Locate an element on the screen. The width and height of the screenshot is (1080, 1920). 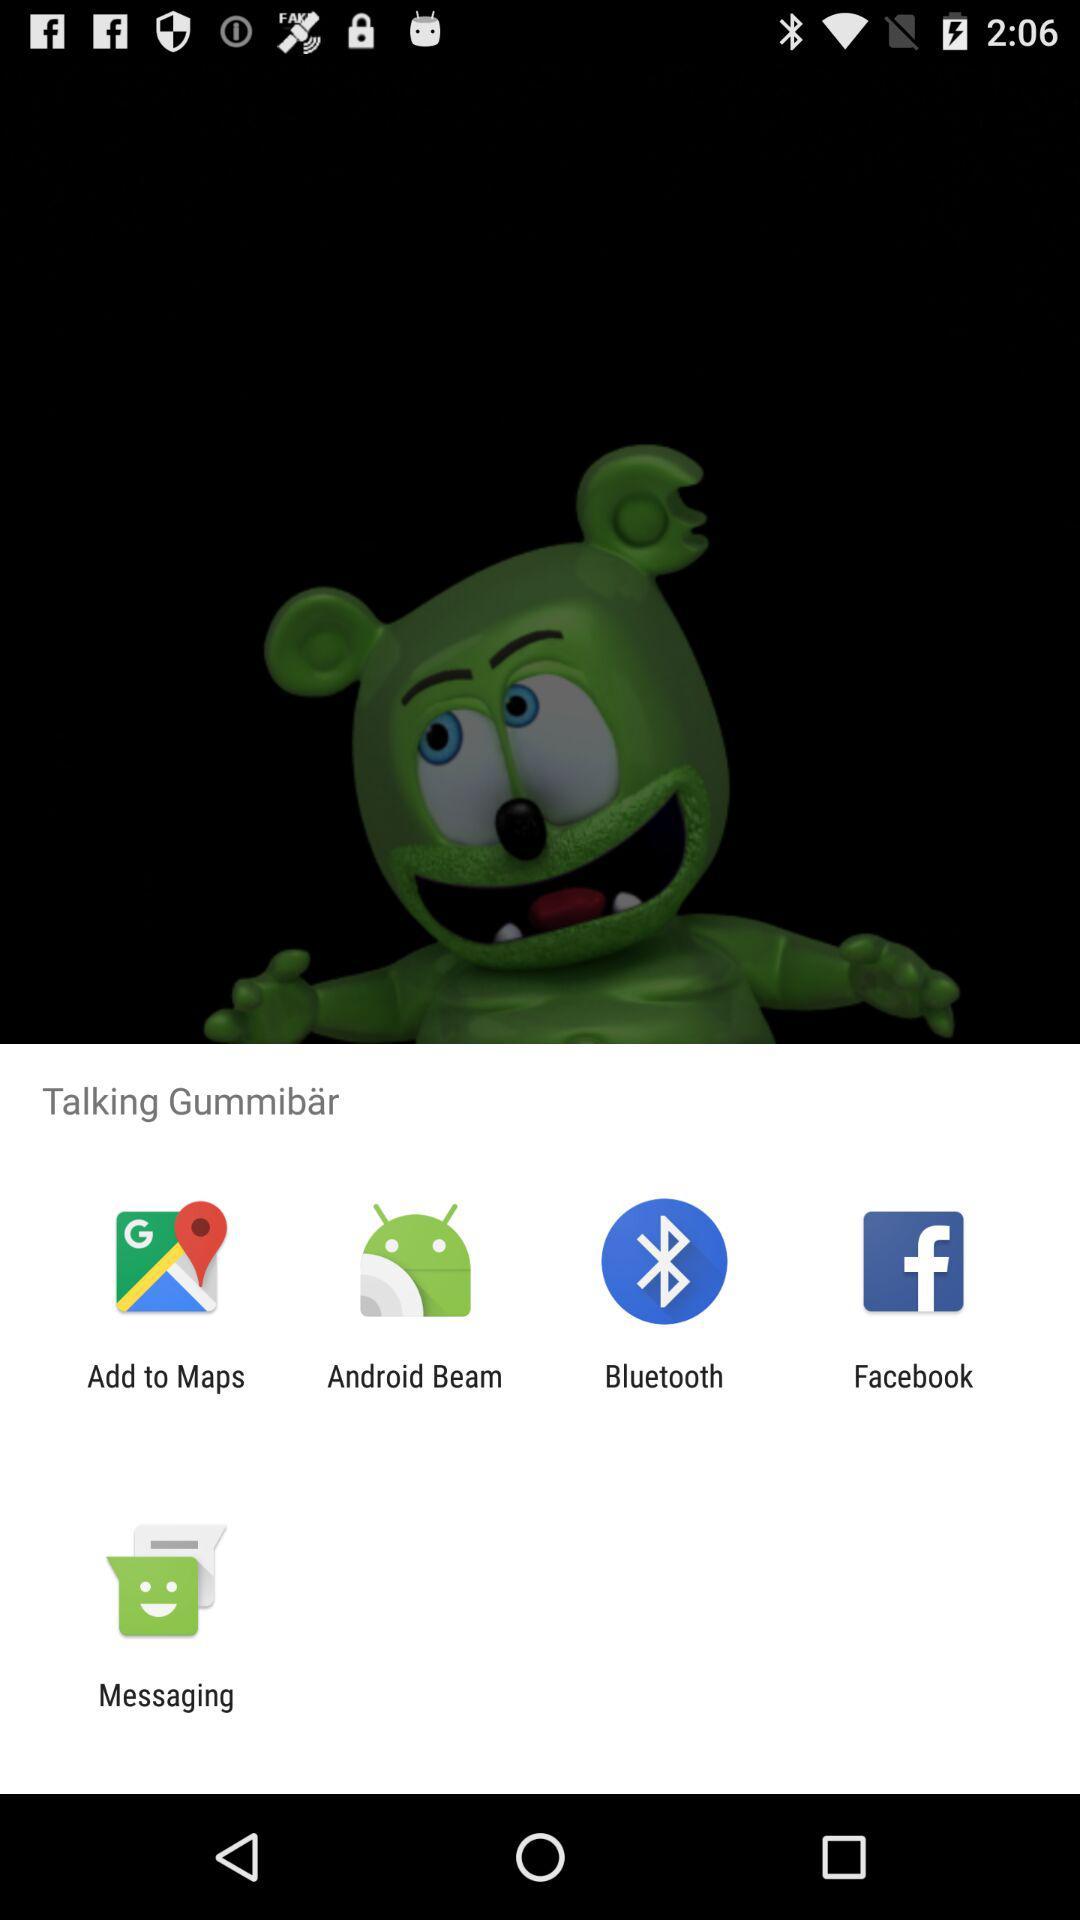
app to the left of the android beam icon is located at coordinates (165, 1392).